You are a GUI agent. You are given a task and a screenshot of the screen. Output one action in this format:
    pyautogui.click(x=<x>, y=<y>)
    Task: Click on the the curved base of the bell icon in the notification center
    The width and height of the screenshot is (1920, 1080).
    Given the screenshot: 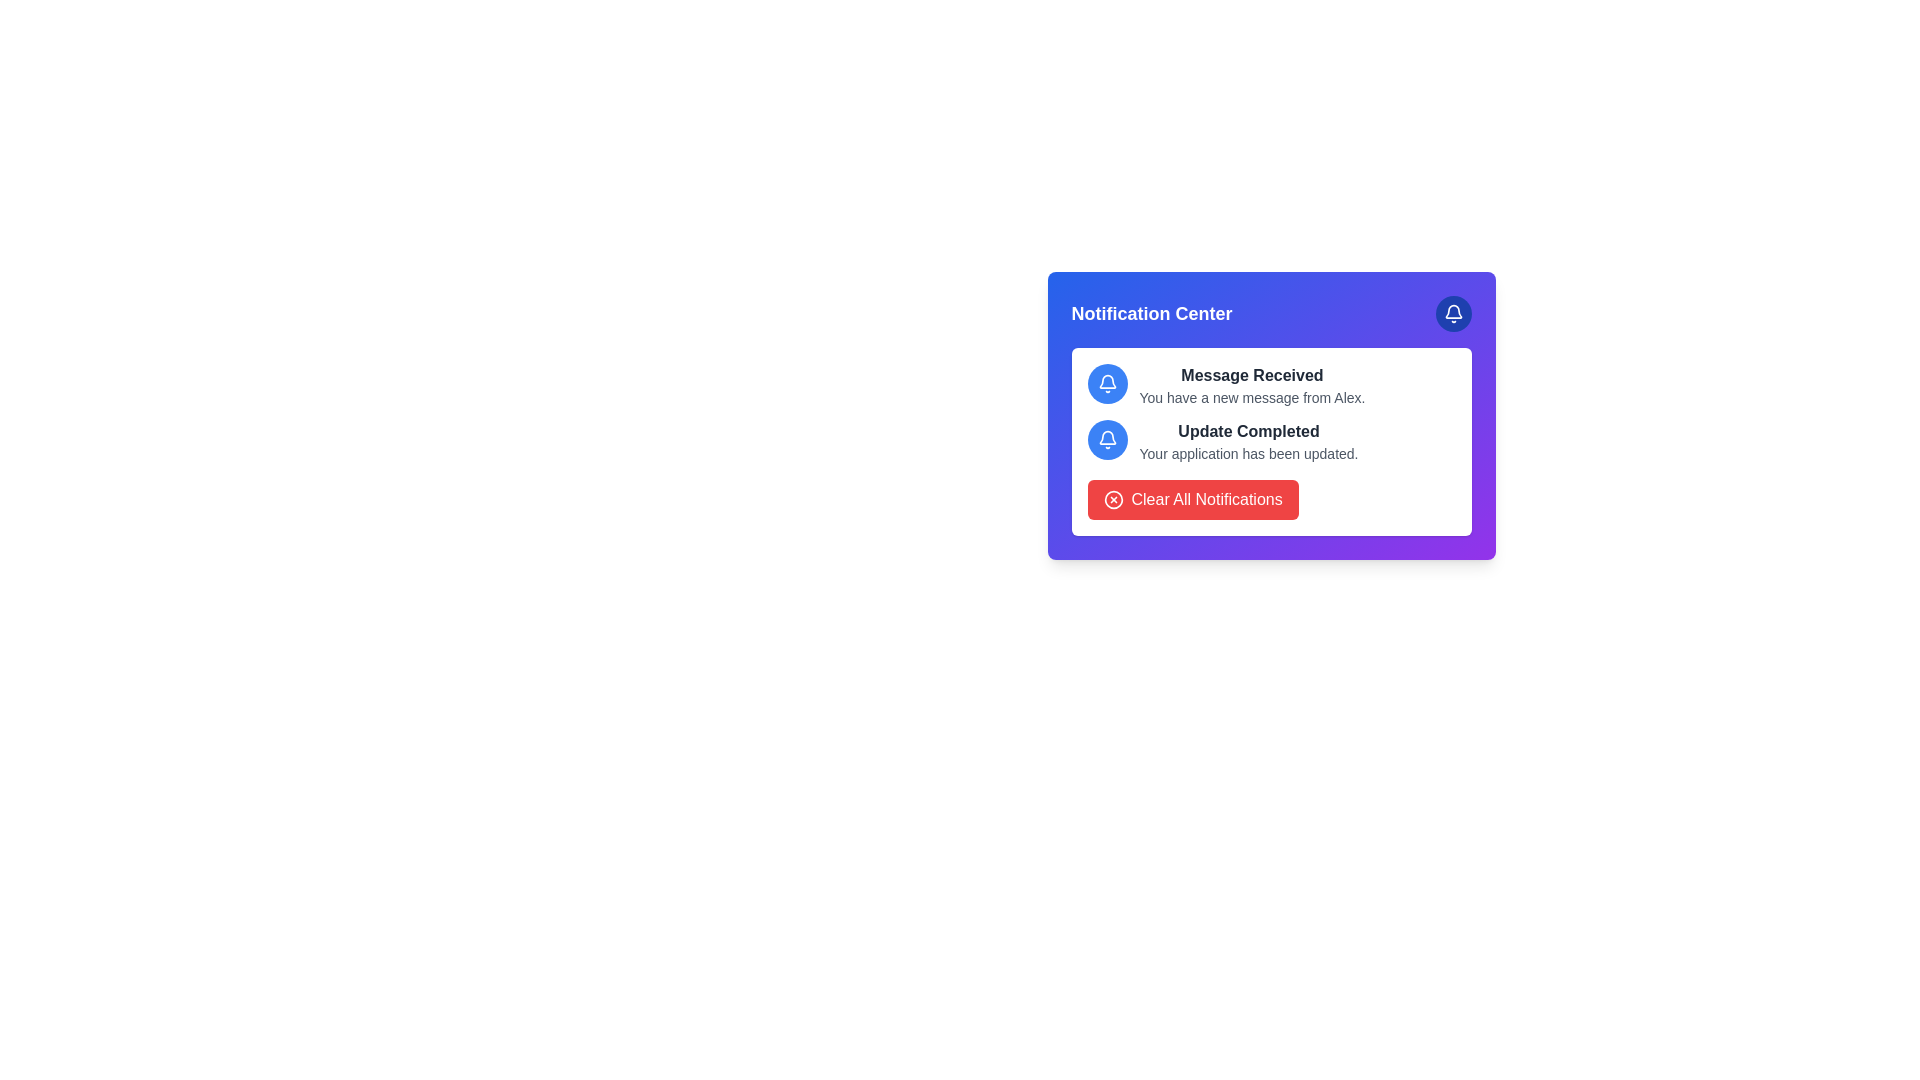 What is the action you would take?
    pyautogui.click(x=1453, y=311)
    